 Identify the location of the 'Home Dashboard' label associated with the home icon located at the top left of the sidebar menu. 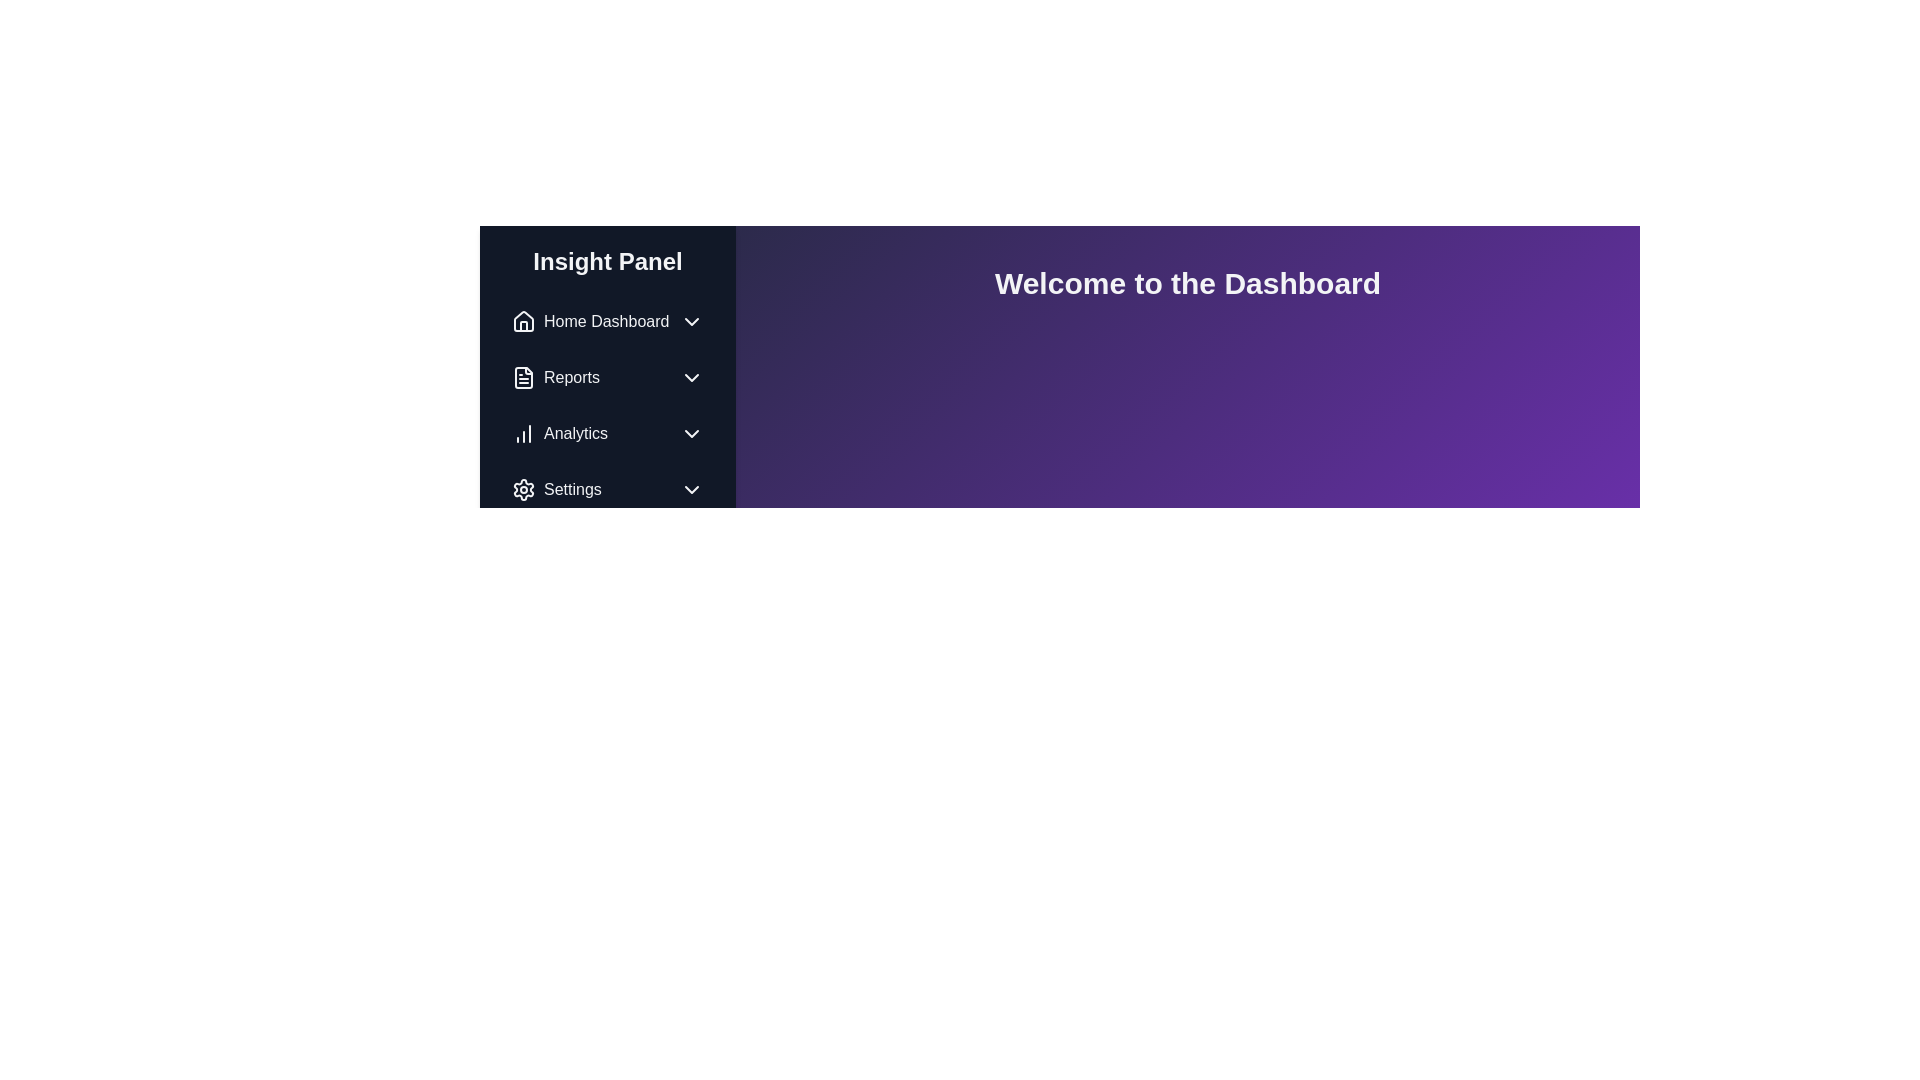
(523, 319).